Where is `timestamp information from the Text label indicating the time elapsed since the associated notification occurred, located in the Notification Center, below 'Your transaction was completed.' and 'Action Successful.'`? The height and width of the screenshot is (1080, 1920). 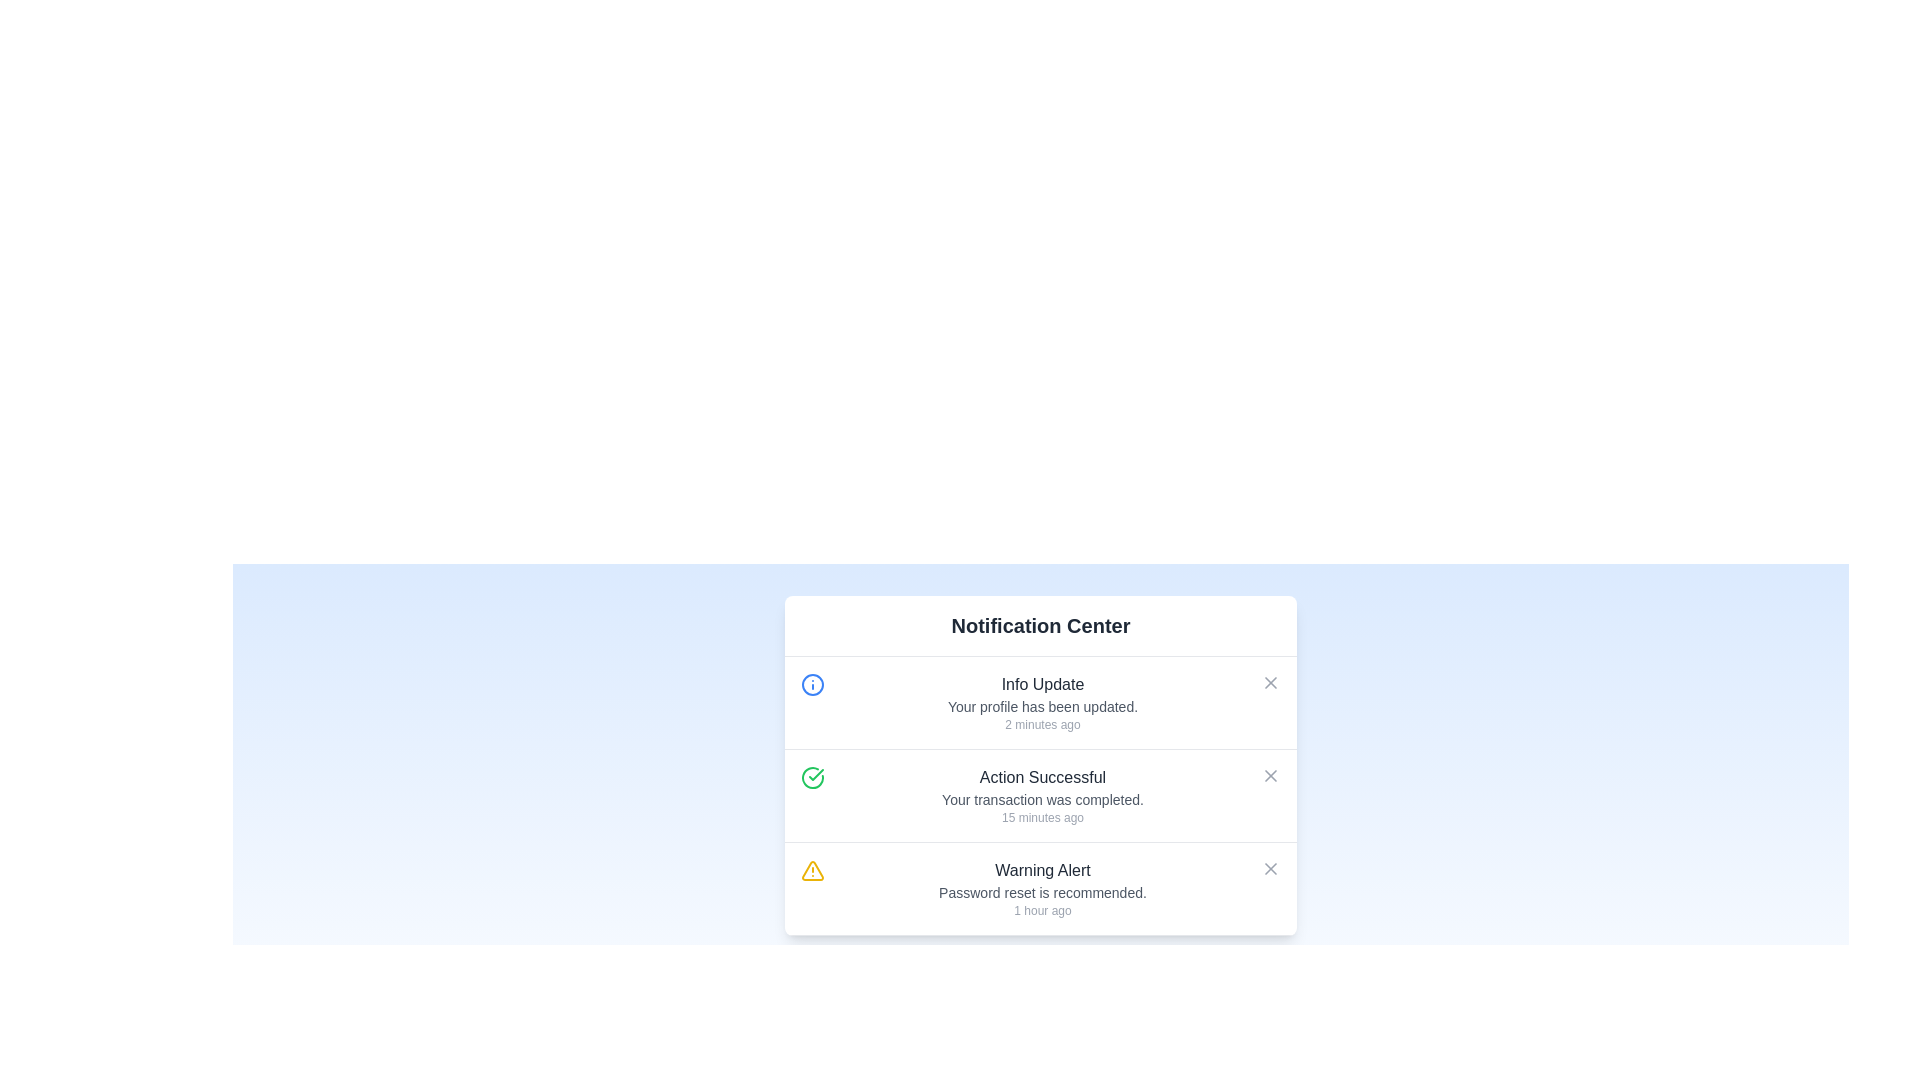
timestamp information from the Text label indicating the time elapsed since the associated notification occurred, located in the Notification Center, below 'Your transaction was completed.' and 'Action Successful.' is located at coordinates (1041, 817).